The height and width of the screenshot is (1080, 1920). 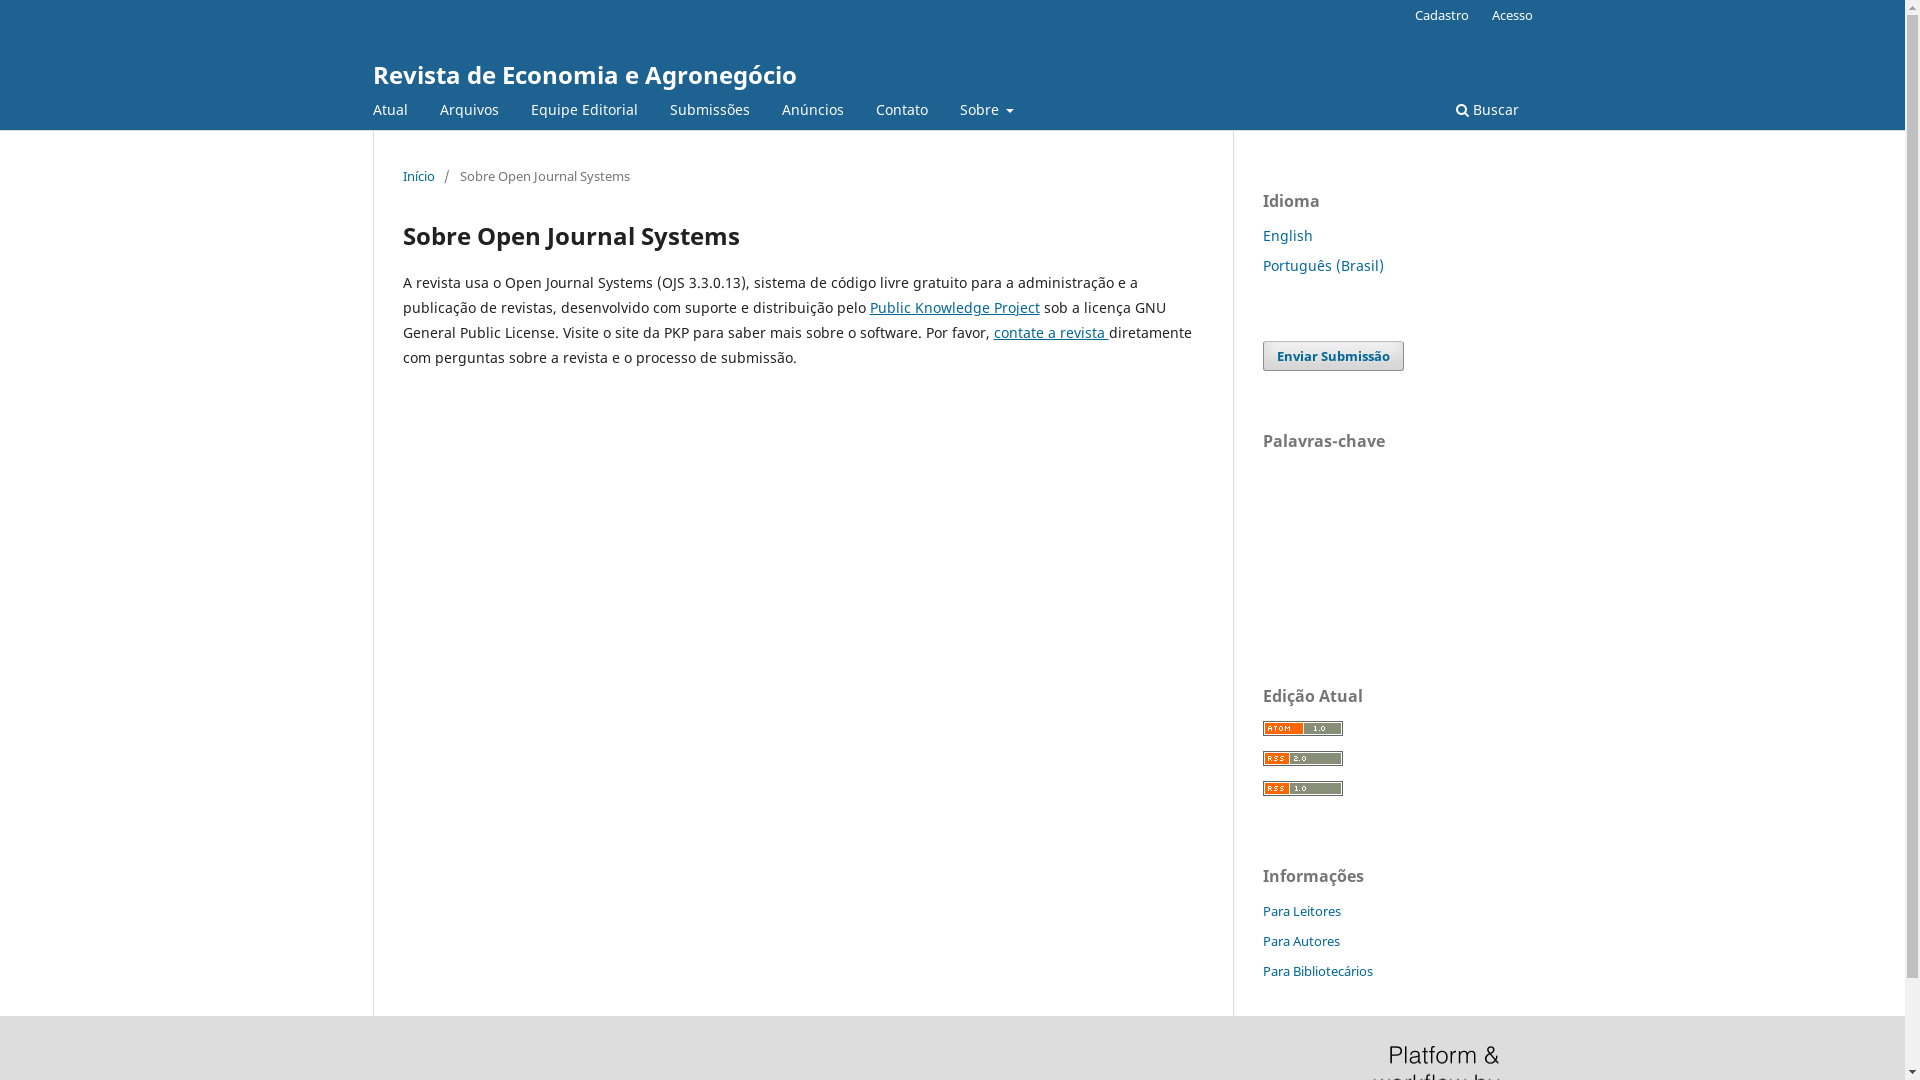 I want to click on 'Arquivos', so click(x=467, y=112).